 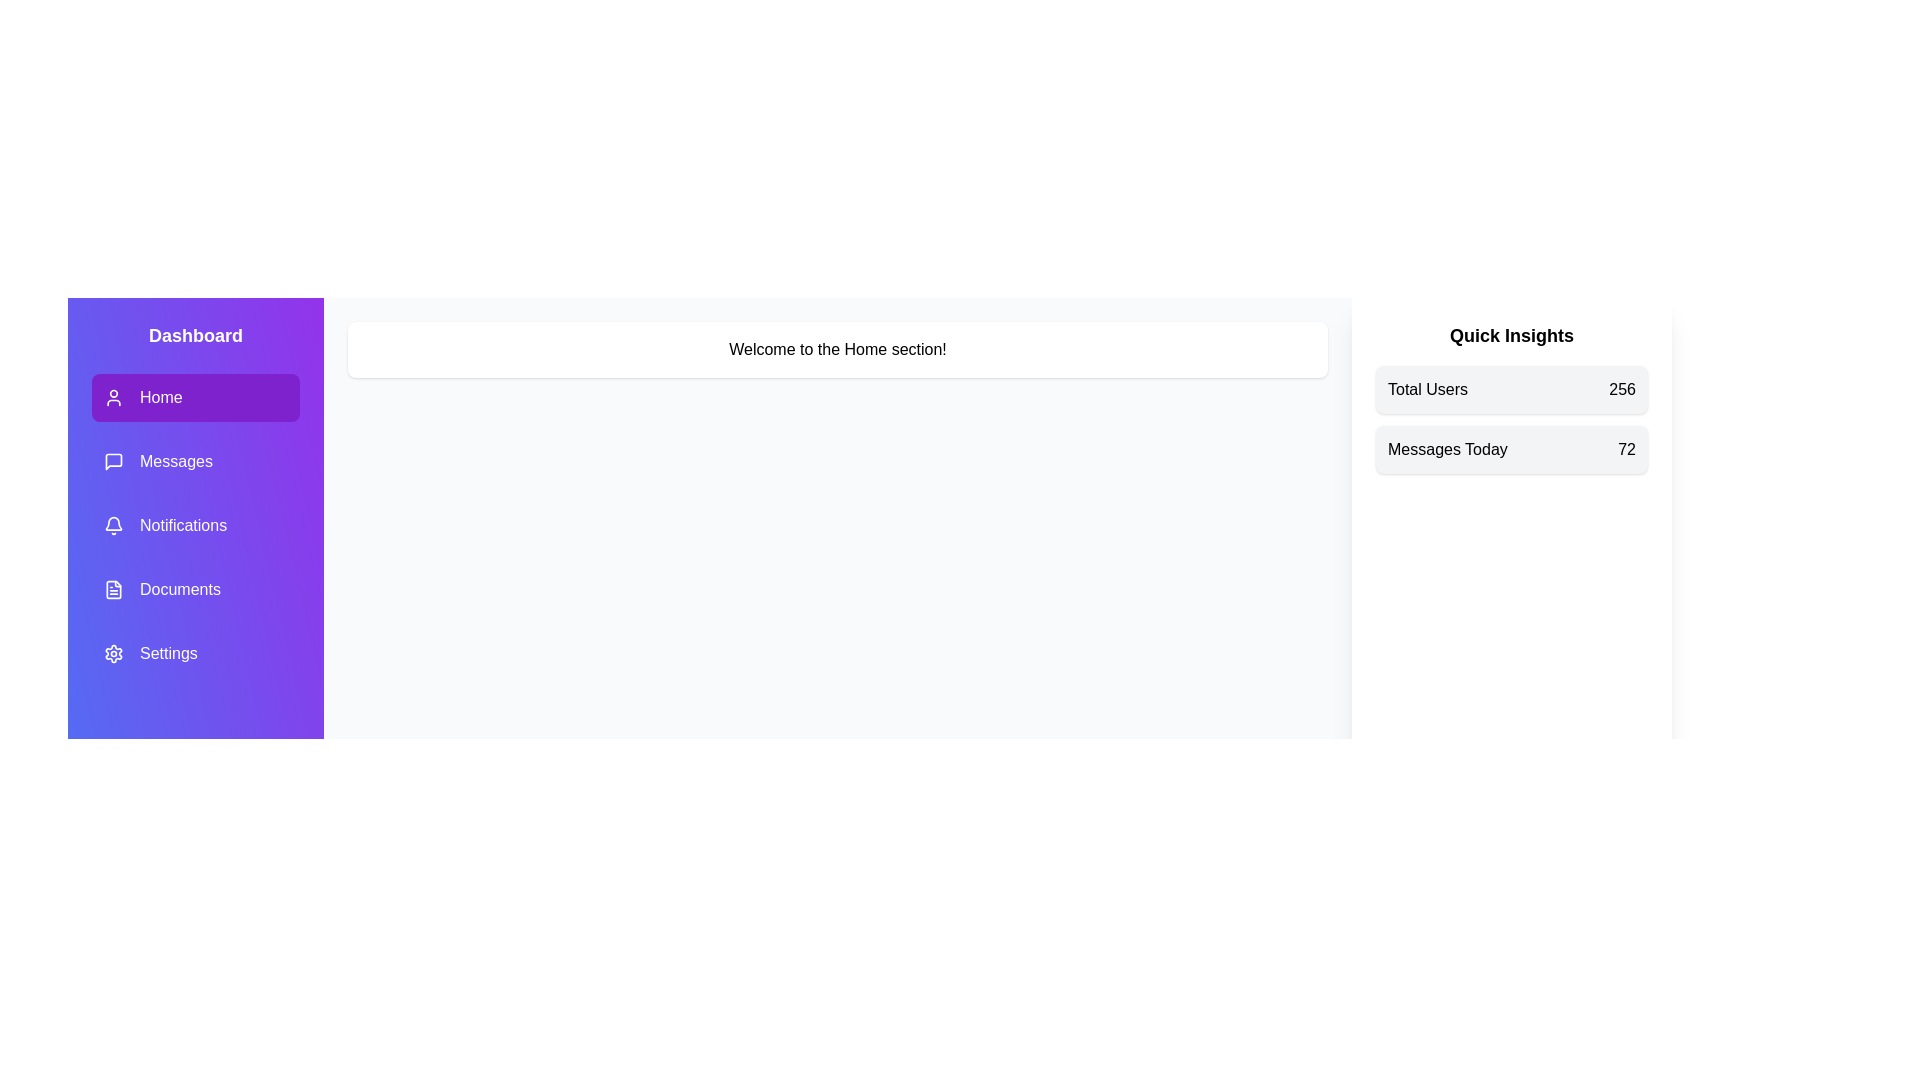 I want to click on the 'Messages' icon in the navigation menu, so click(x=113, y=462).